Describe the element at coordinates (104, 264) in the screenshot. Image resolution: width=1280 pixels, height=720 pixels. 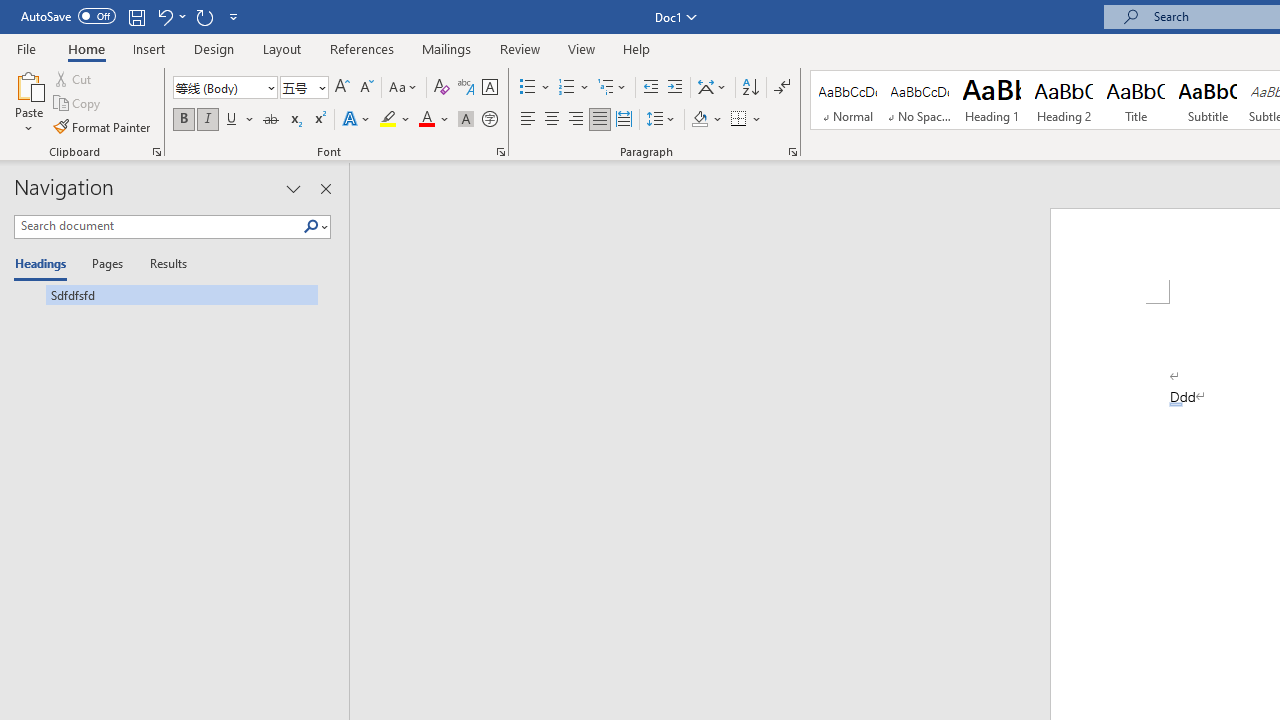
I see `'Pages'` at that location.